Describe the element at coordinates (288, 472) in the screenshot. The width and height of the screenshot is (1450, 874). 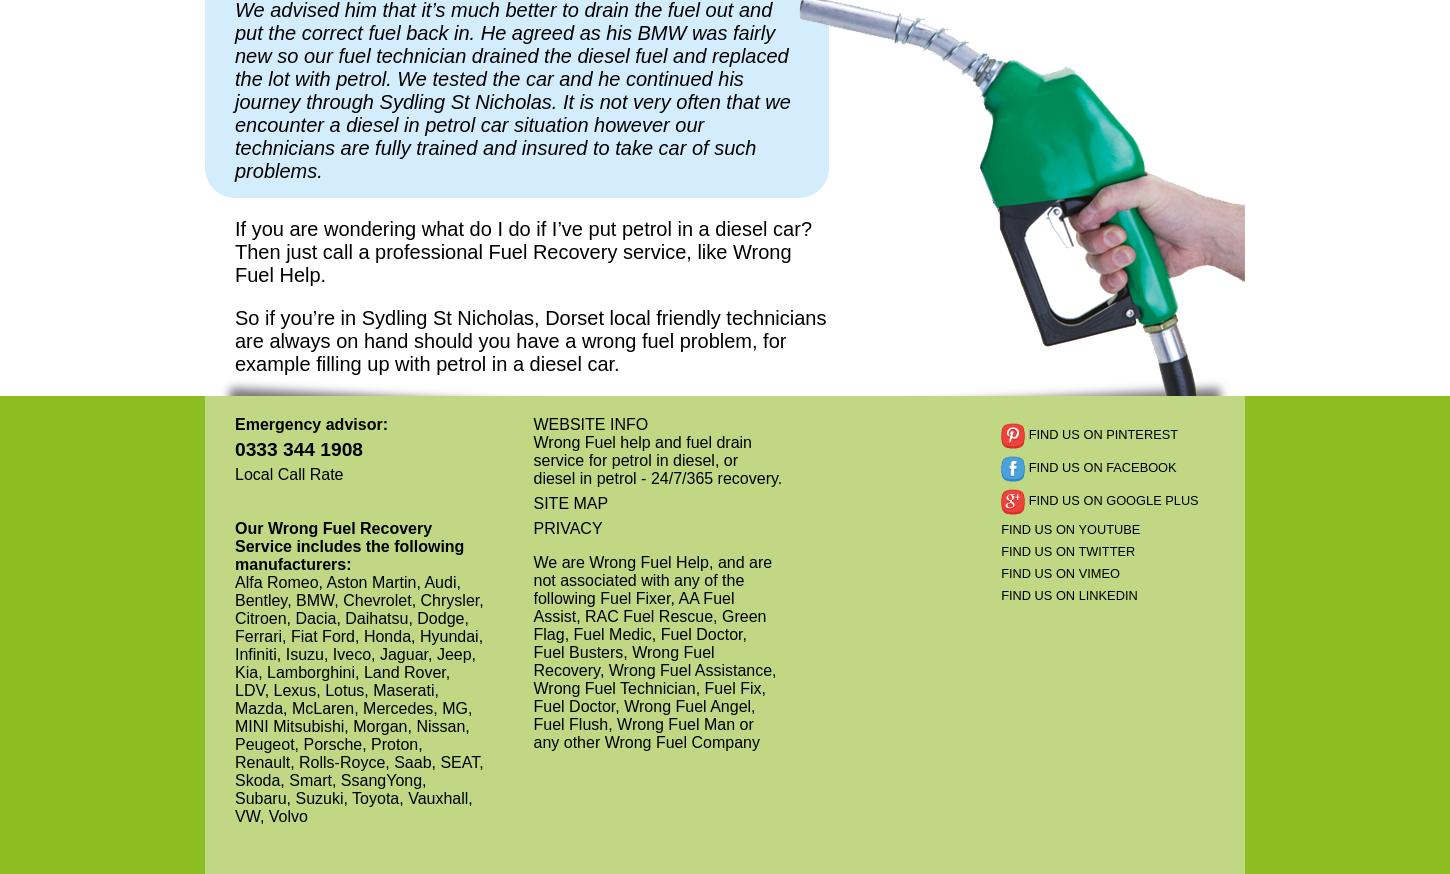
I see `'Local Call Rate'` at that location.